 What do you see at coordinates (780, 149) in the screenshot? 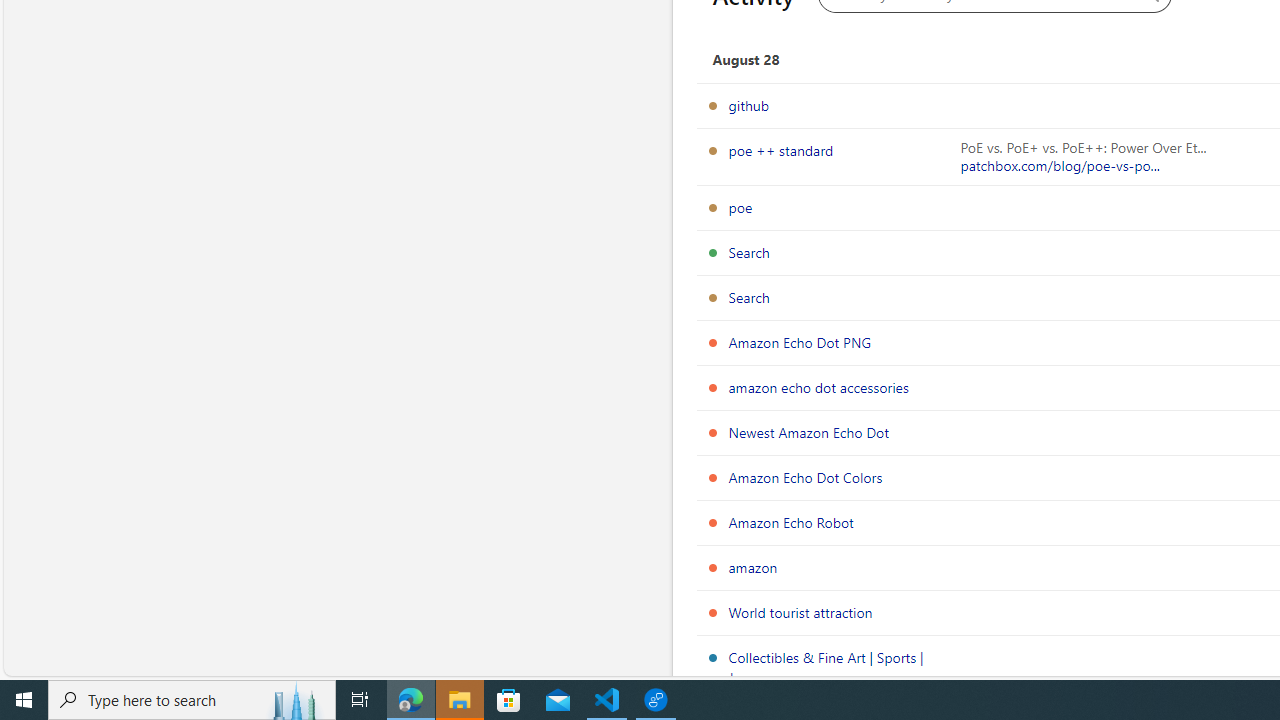
I see `'poe ++ standard'` at bounding box center [780, 149].